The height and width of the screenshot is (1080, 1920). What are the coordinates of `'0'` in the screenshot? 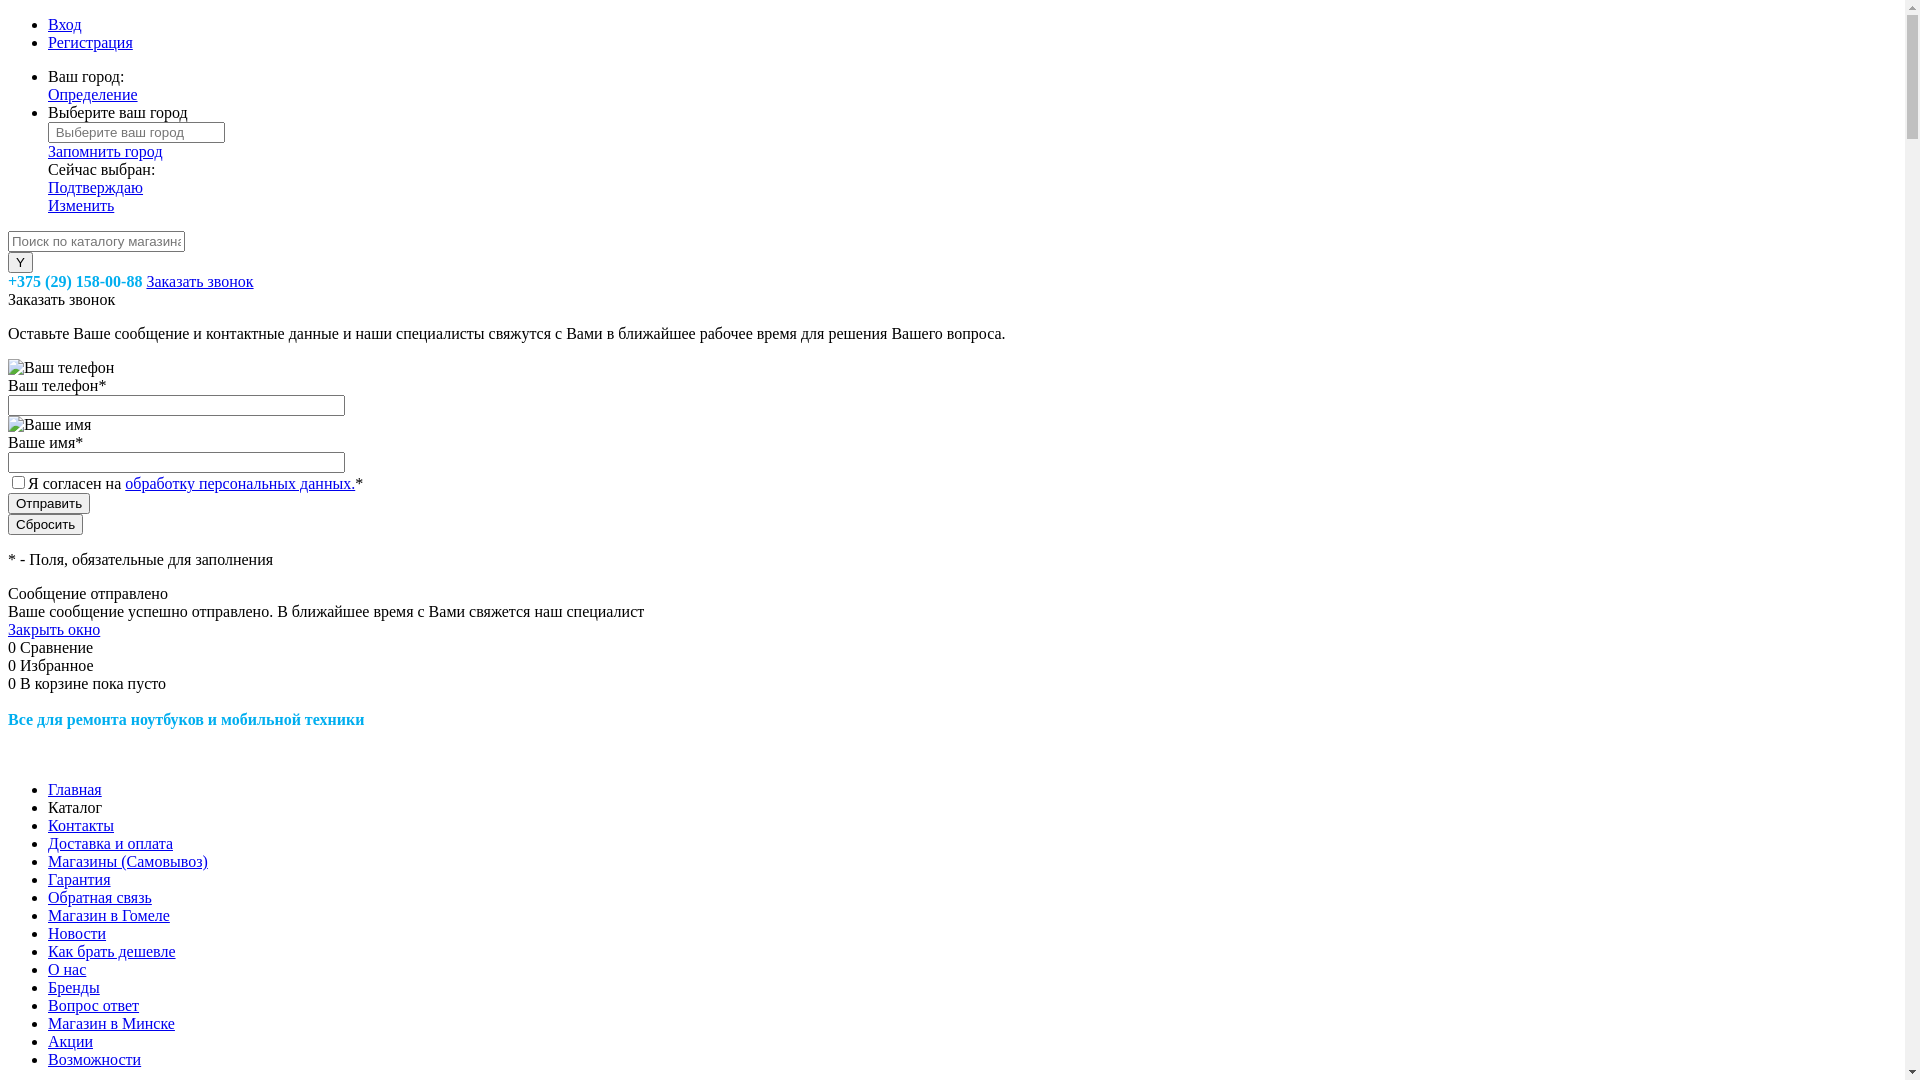 It's located at (14, 665).